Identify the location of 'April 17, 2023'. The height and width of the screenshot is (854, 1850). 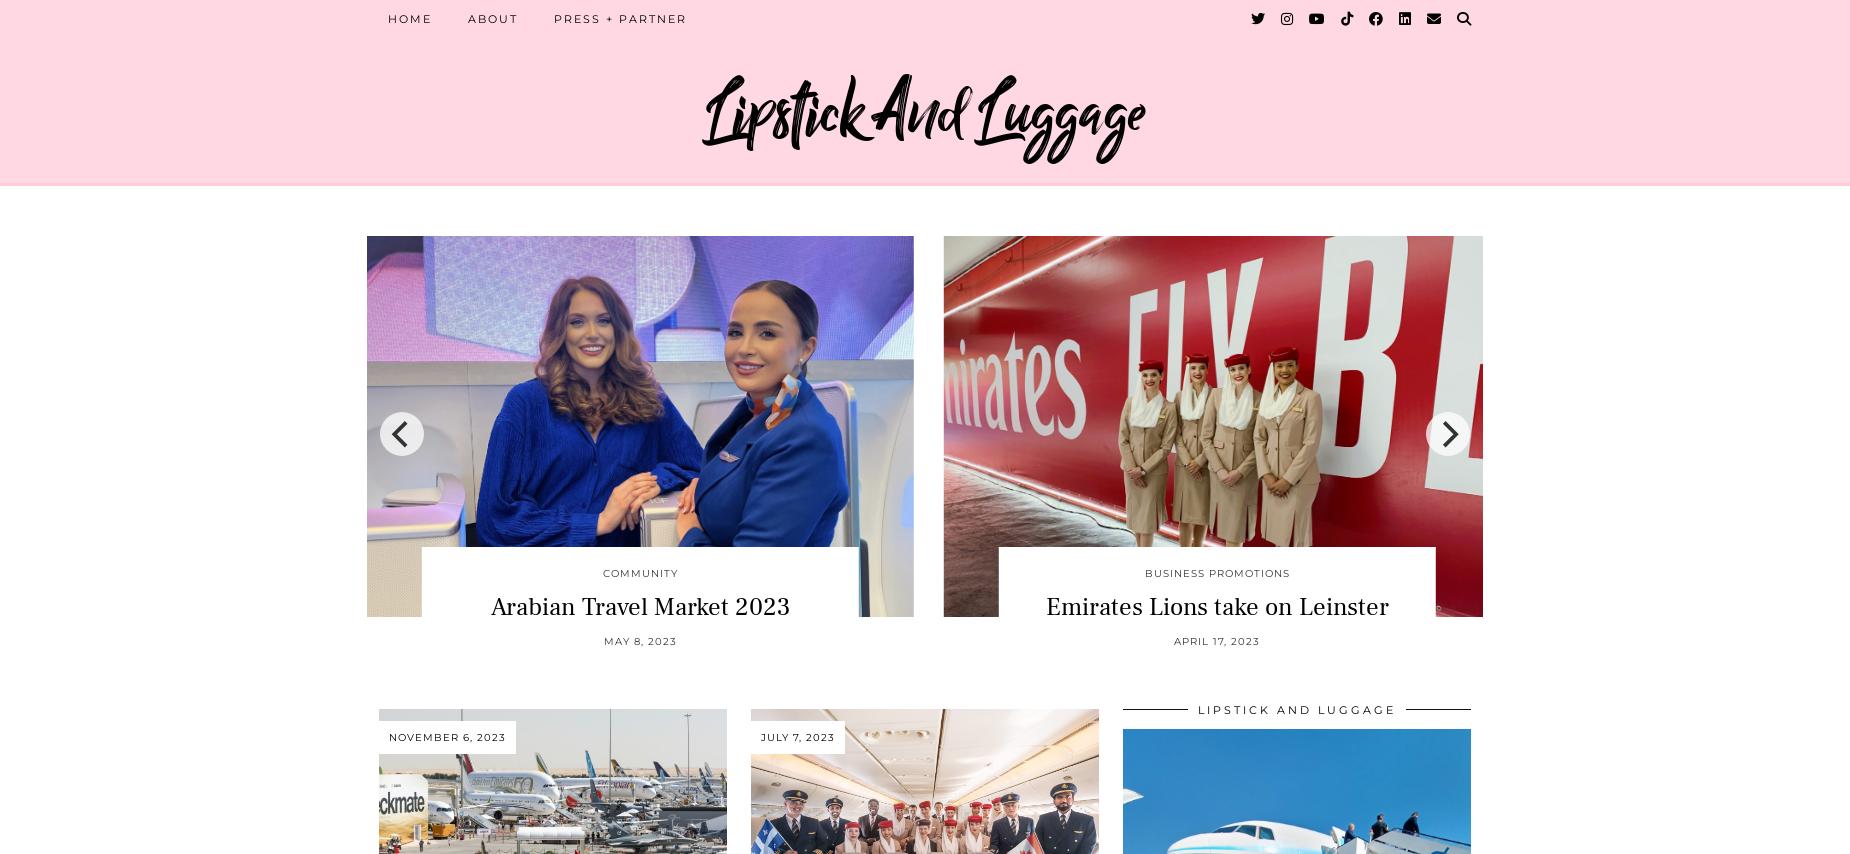
(1173, 639).